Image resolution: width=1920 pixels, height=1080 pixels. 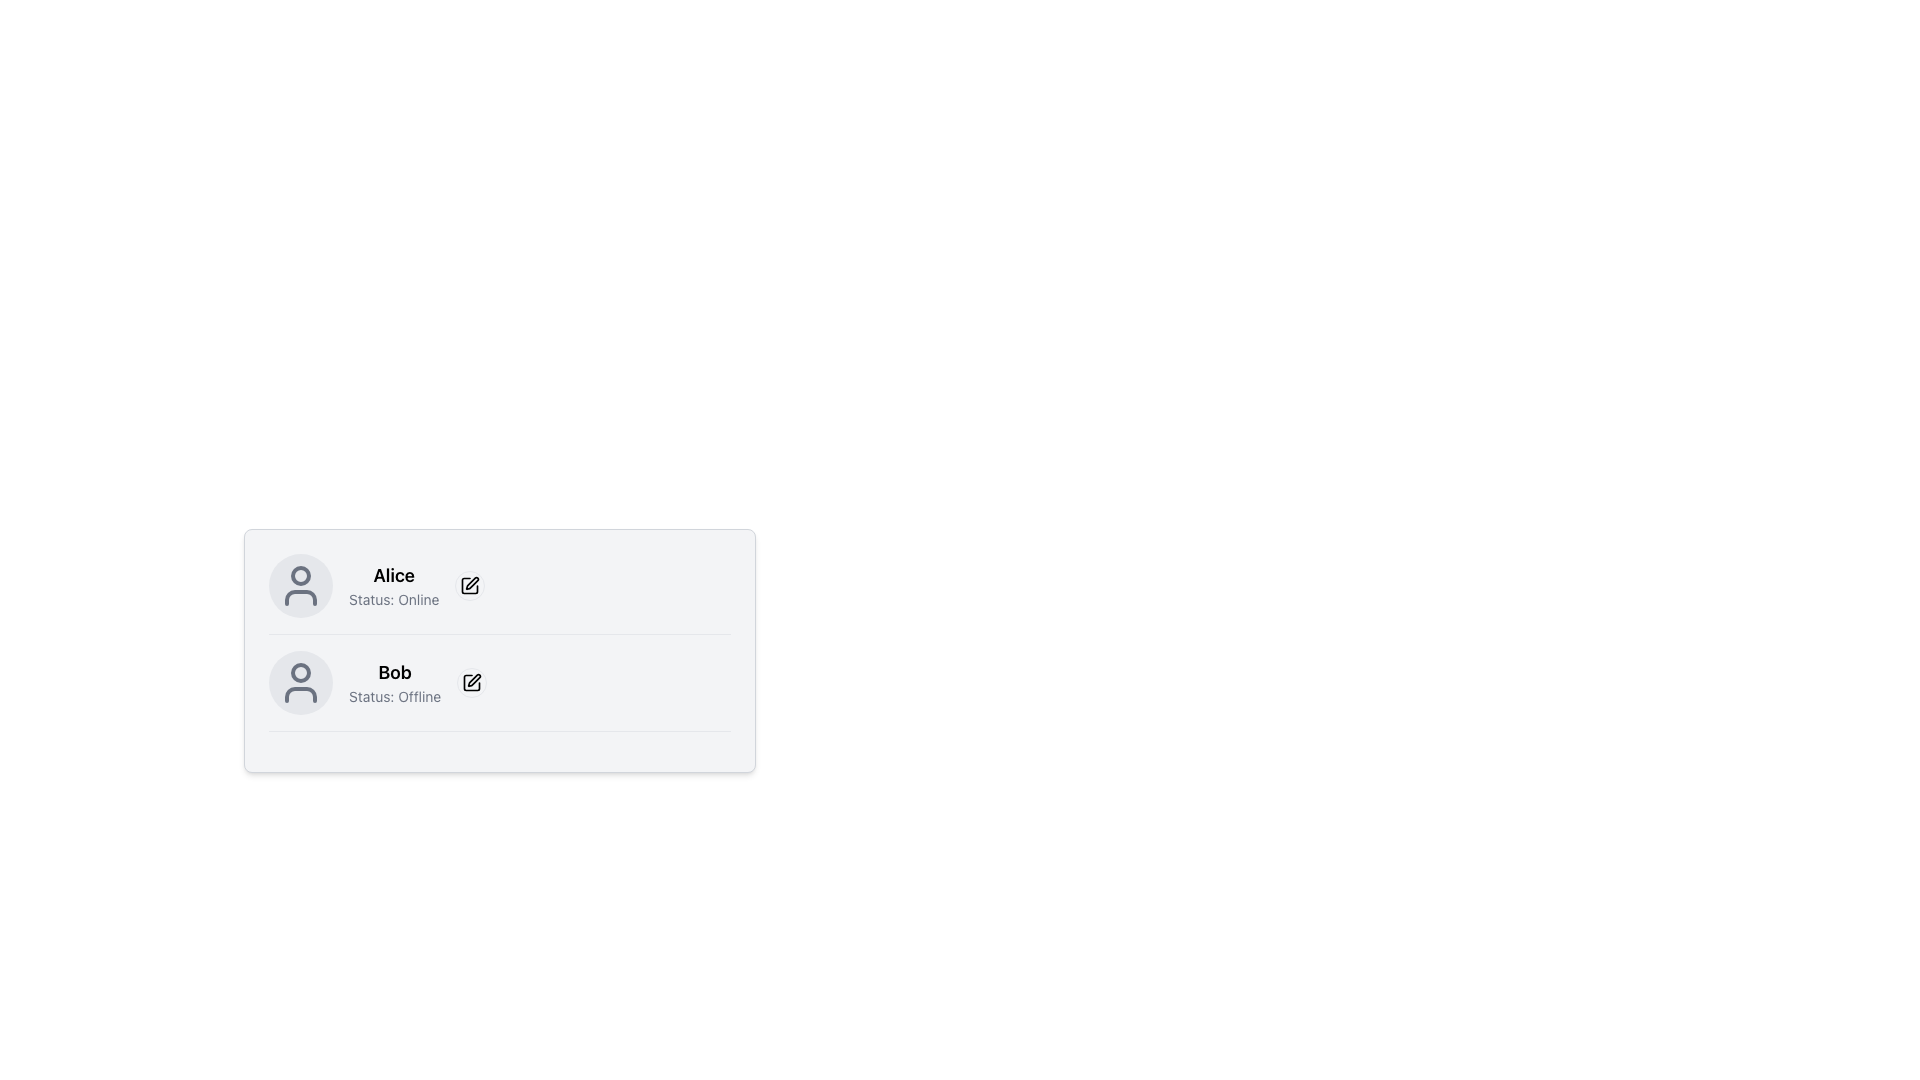 I want to click on the text information element displaying 'Alice' with the status 'Status: Online', located in the user profile section, so click(x=394, y=585).